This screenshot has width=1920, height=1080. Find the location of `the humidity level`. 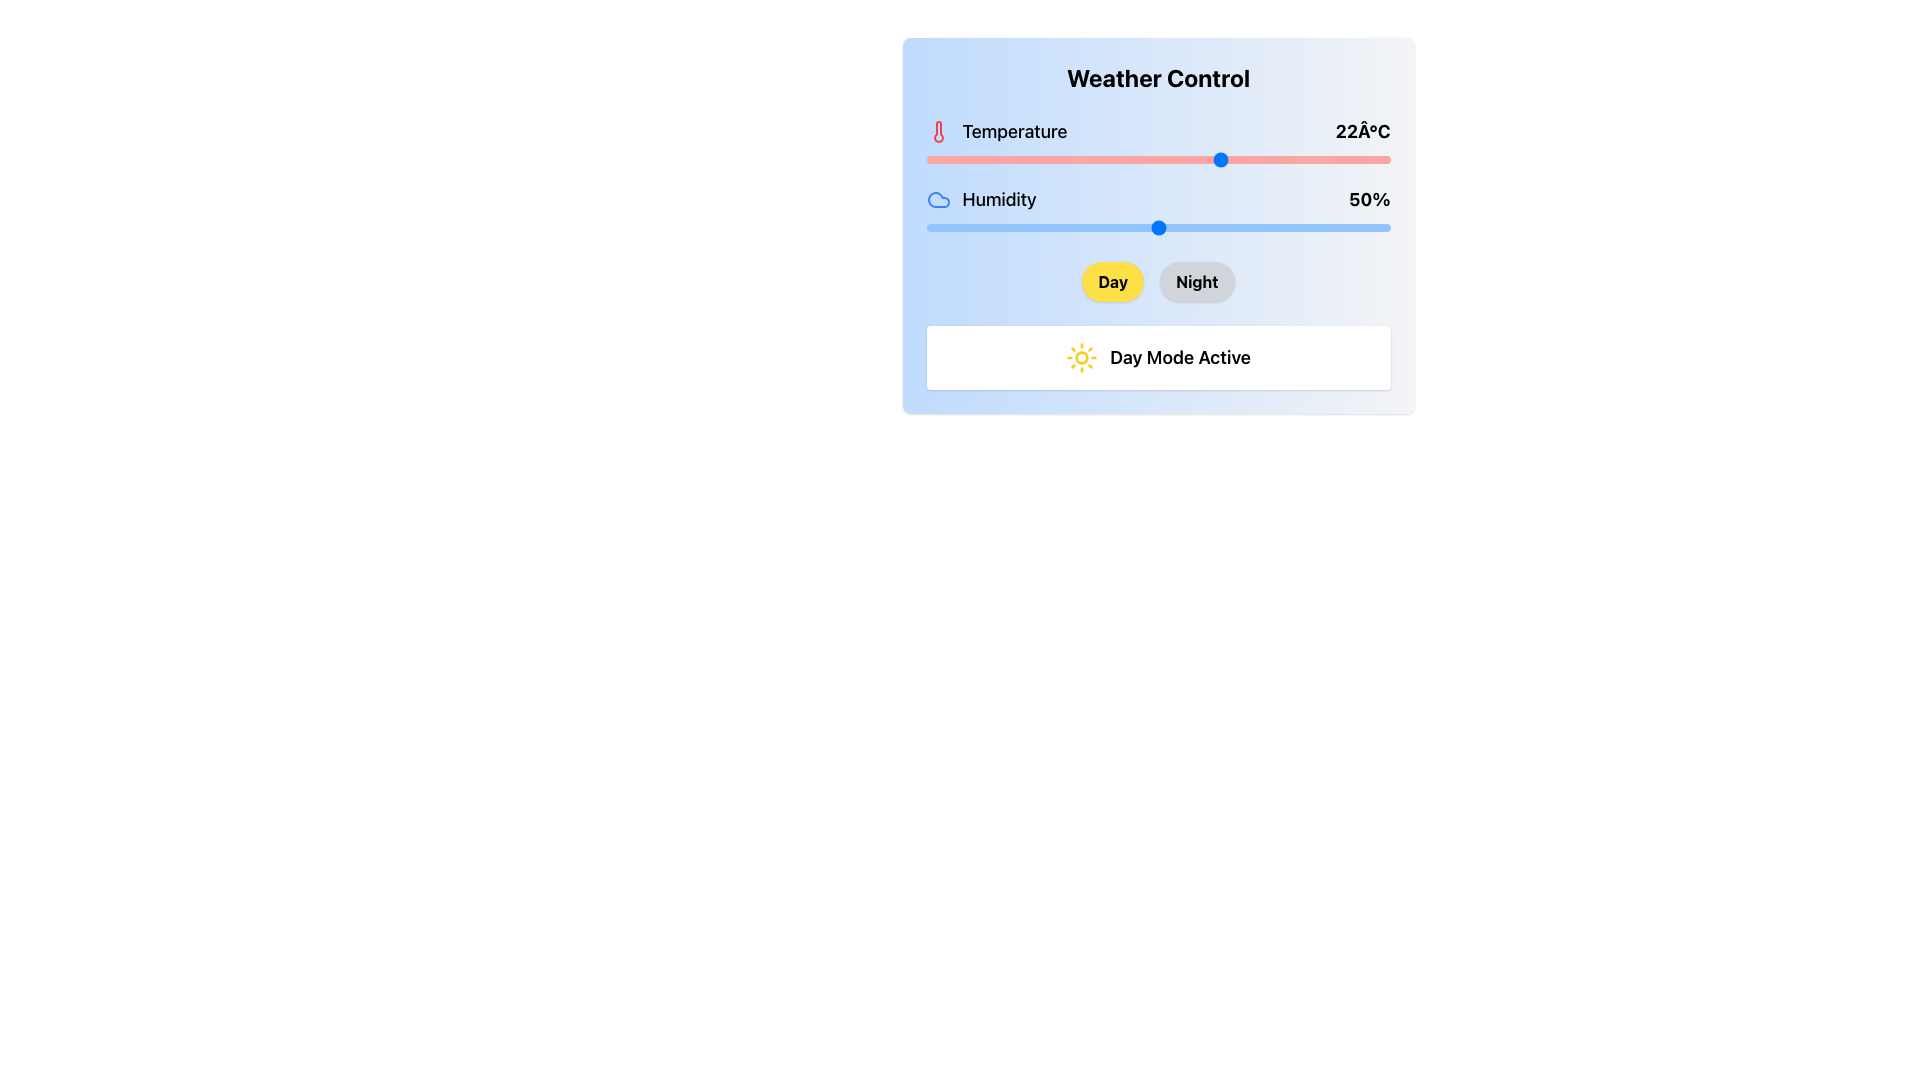

the humidity level is located at coordinates (958, 226).